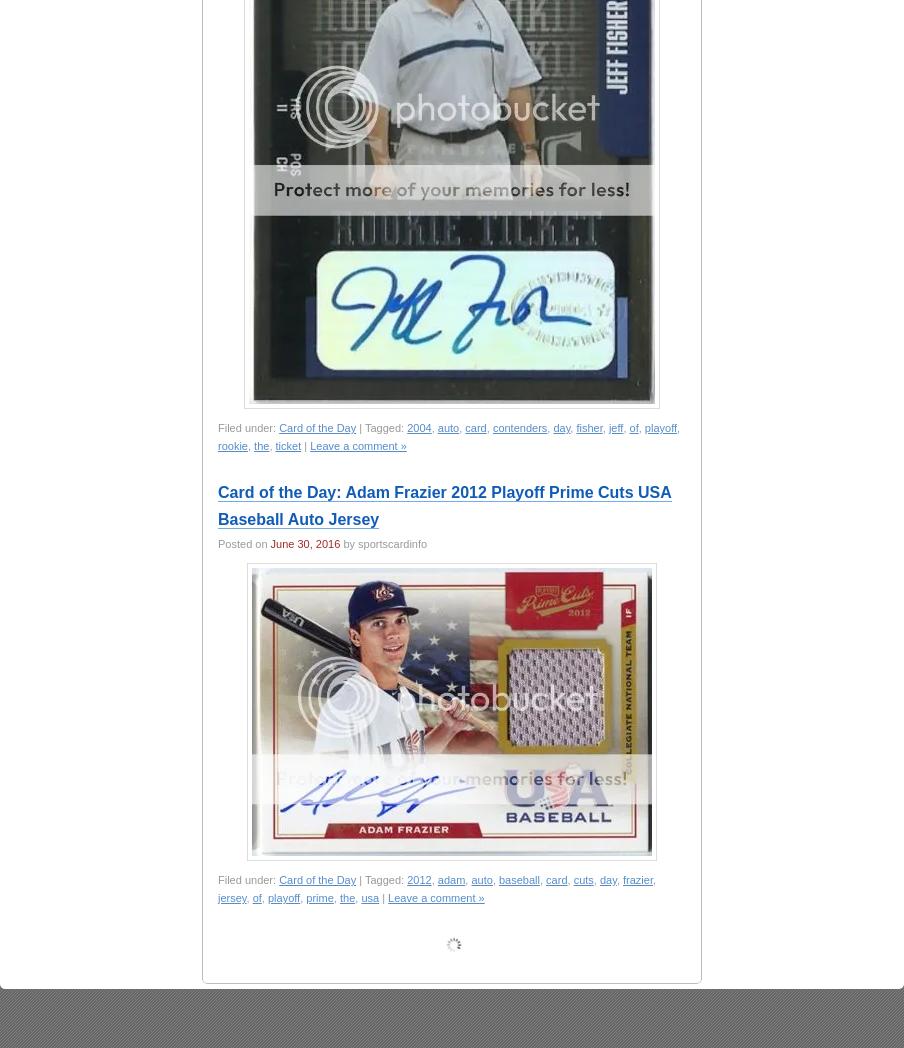 This screenshot has width=904, height=1048. Describe the element at coordinates (419, 879) in the screenshot. I see `'2012'` at that location.